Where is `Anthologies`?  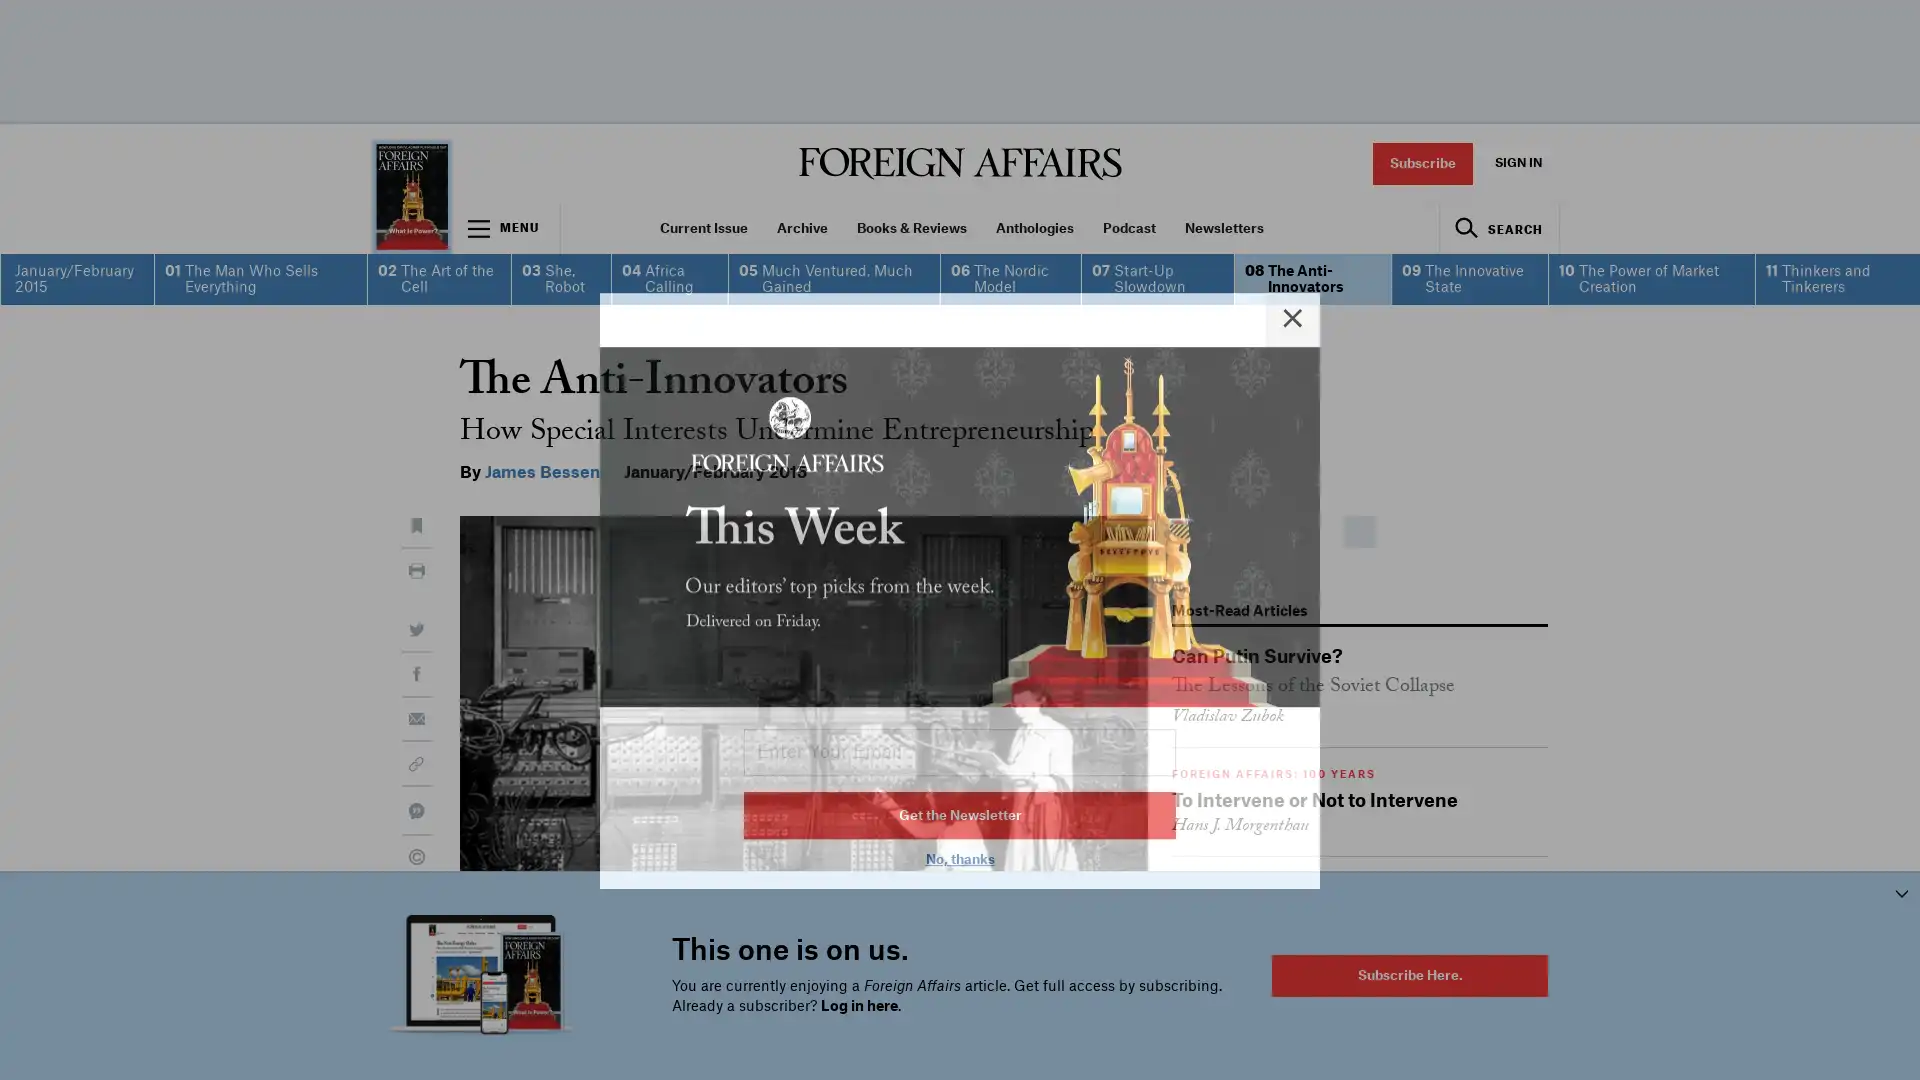
Anthologies is located at coordinates (1034, 227).